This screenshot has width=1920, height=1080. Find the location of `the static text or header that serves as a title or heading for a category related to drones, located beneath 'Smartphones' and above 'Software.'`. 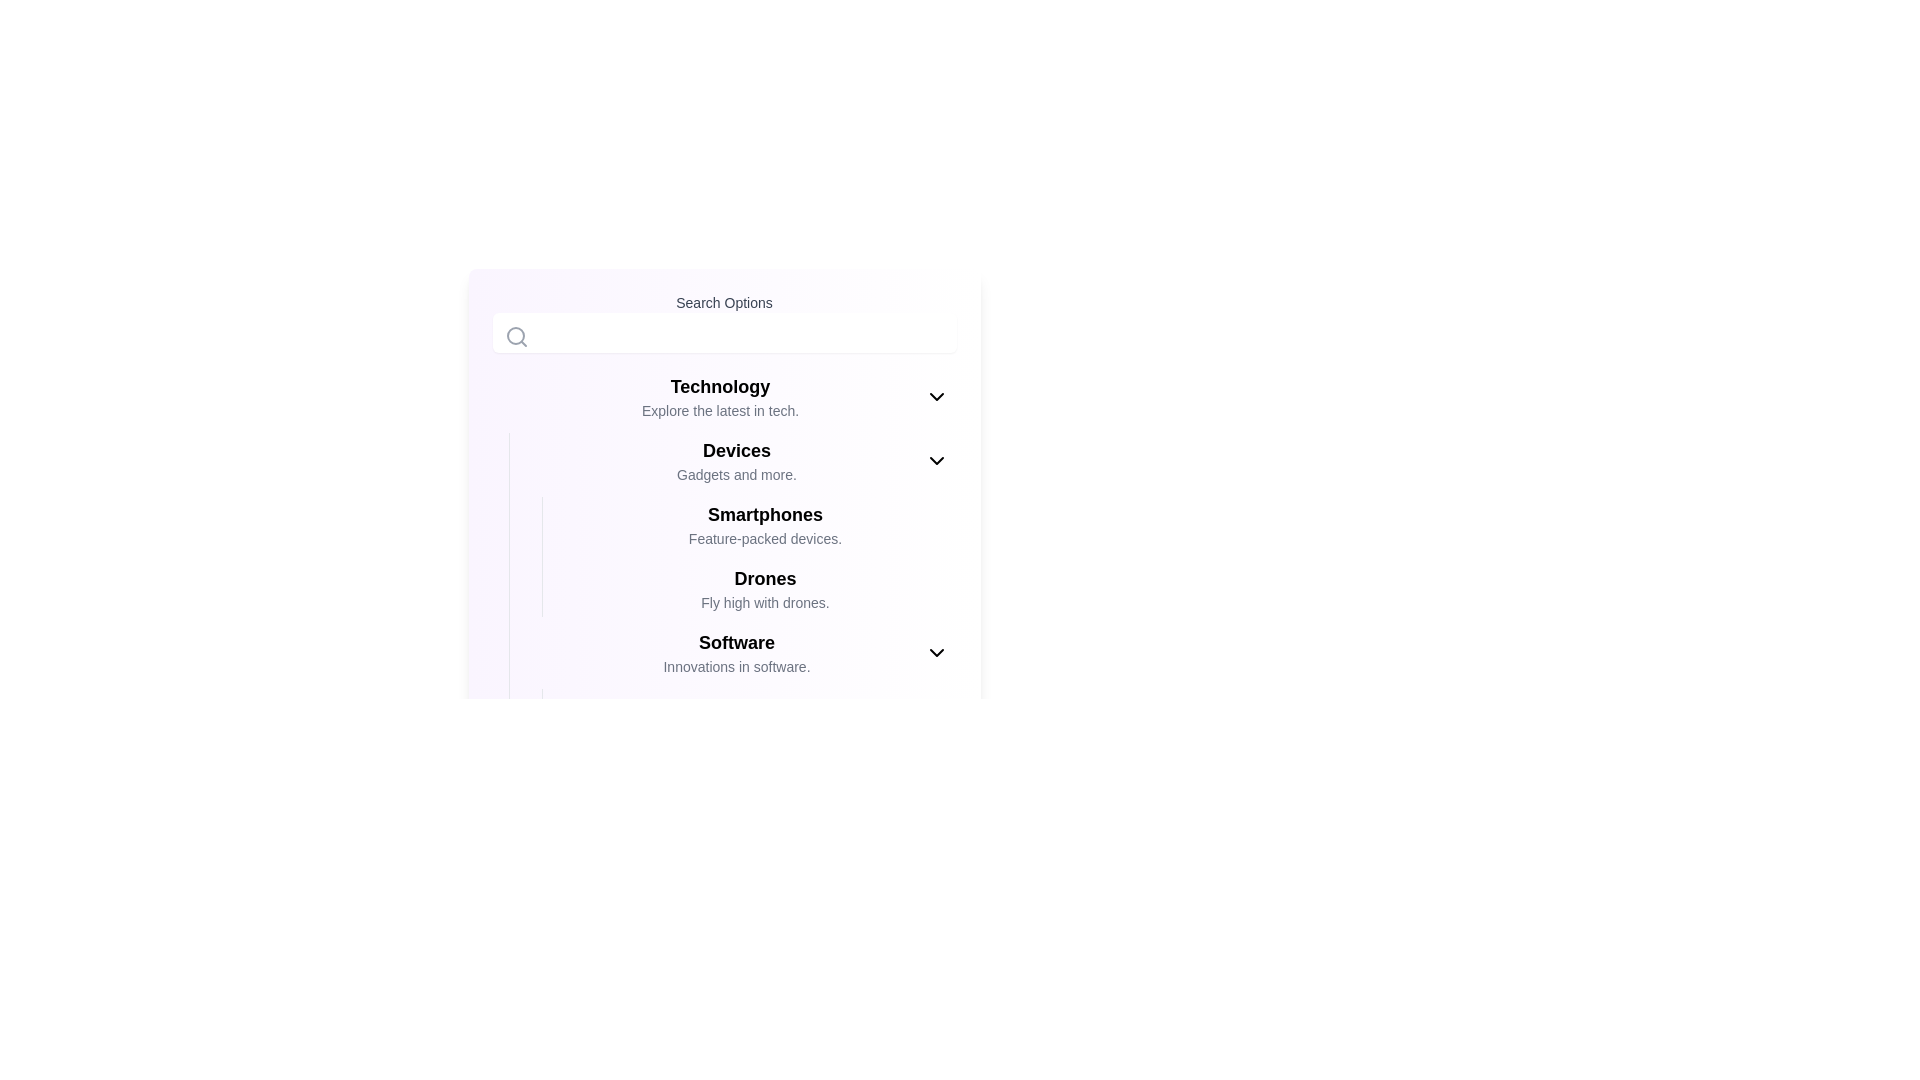

the static text or header that serves as a title or heading for a category related to drones, located beneath 'Smartphones' and above 'Software.' is located at coordinates (764, 578).